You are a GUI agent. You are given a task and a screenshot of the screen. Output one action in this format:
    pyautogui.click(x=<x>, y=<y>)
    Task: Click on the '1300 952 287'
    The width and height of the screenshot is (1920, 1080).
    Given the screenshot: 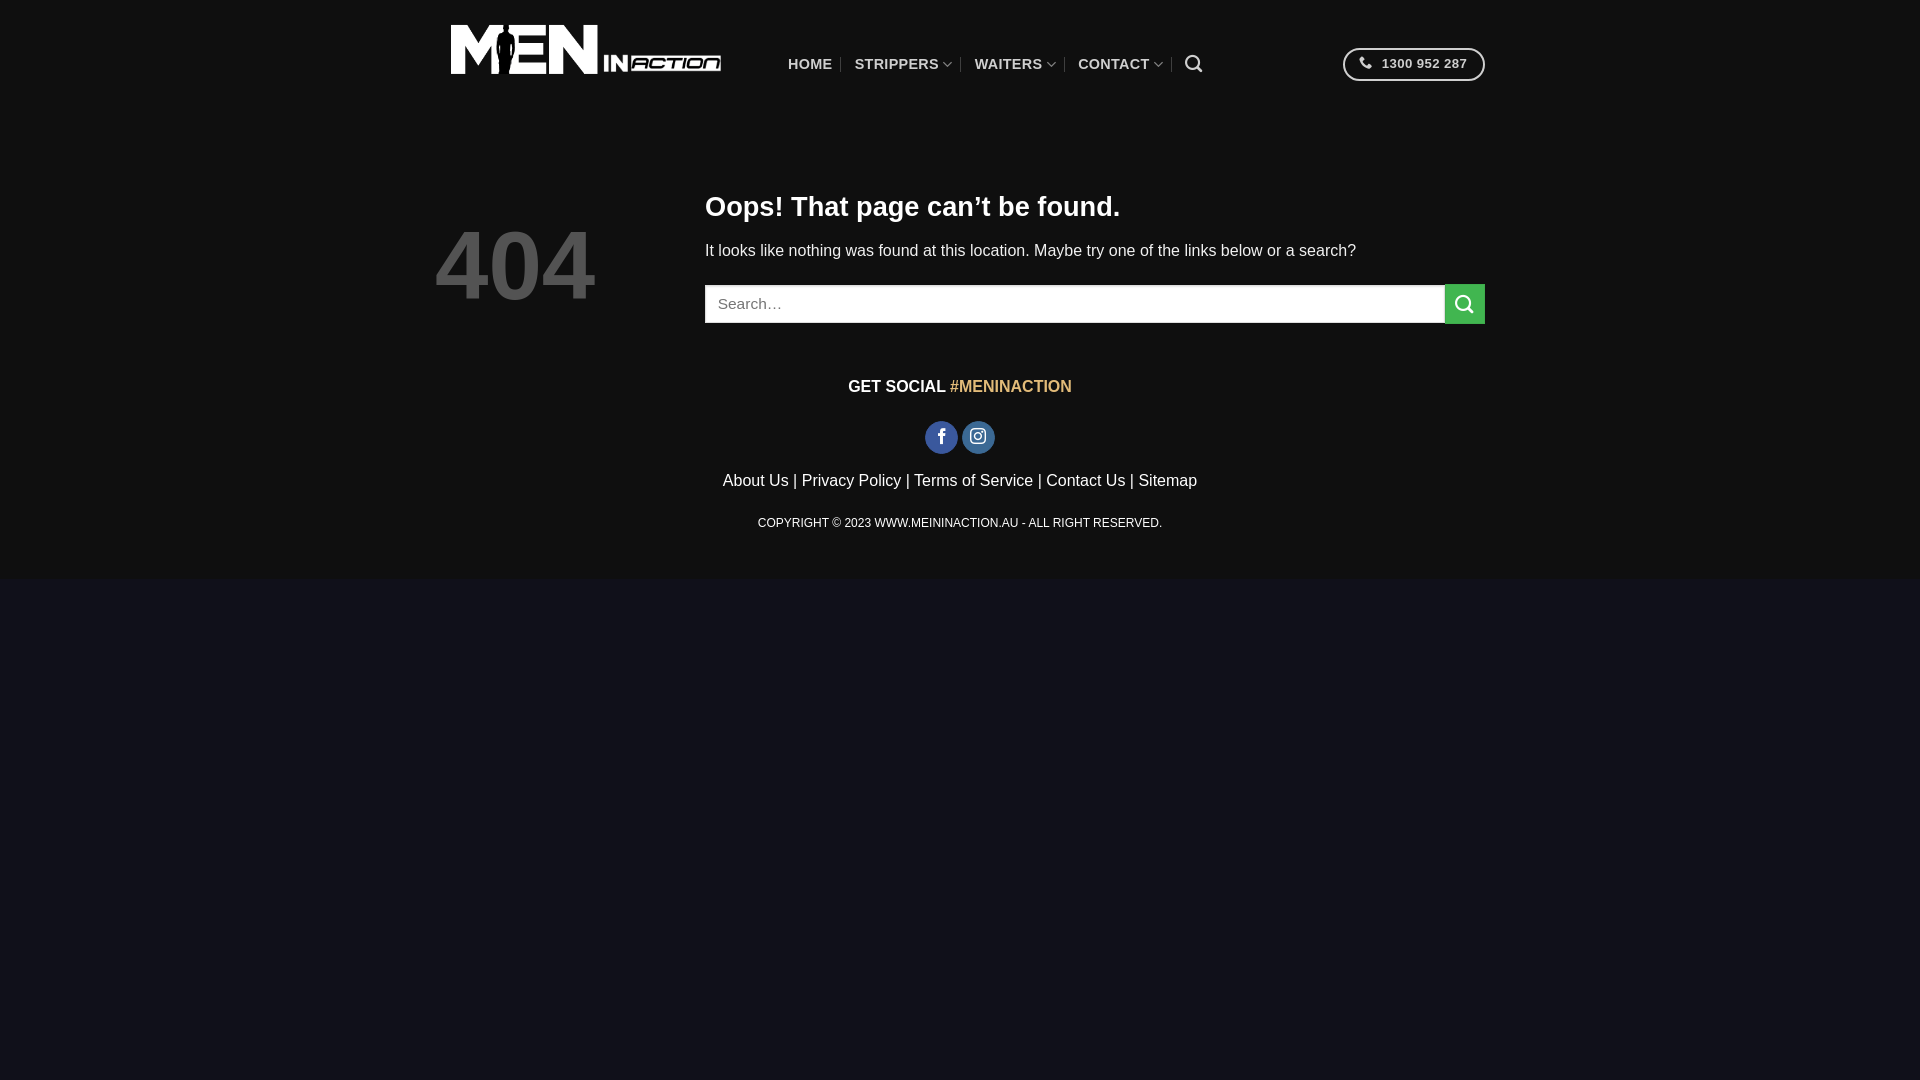 What is the action you would take?
    pyautogui.click(x=1343, y=63)
    